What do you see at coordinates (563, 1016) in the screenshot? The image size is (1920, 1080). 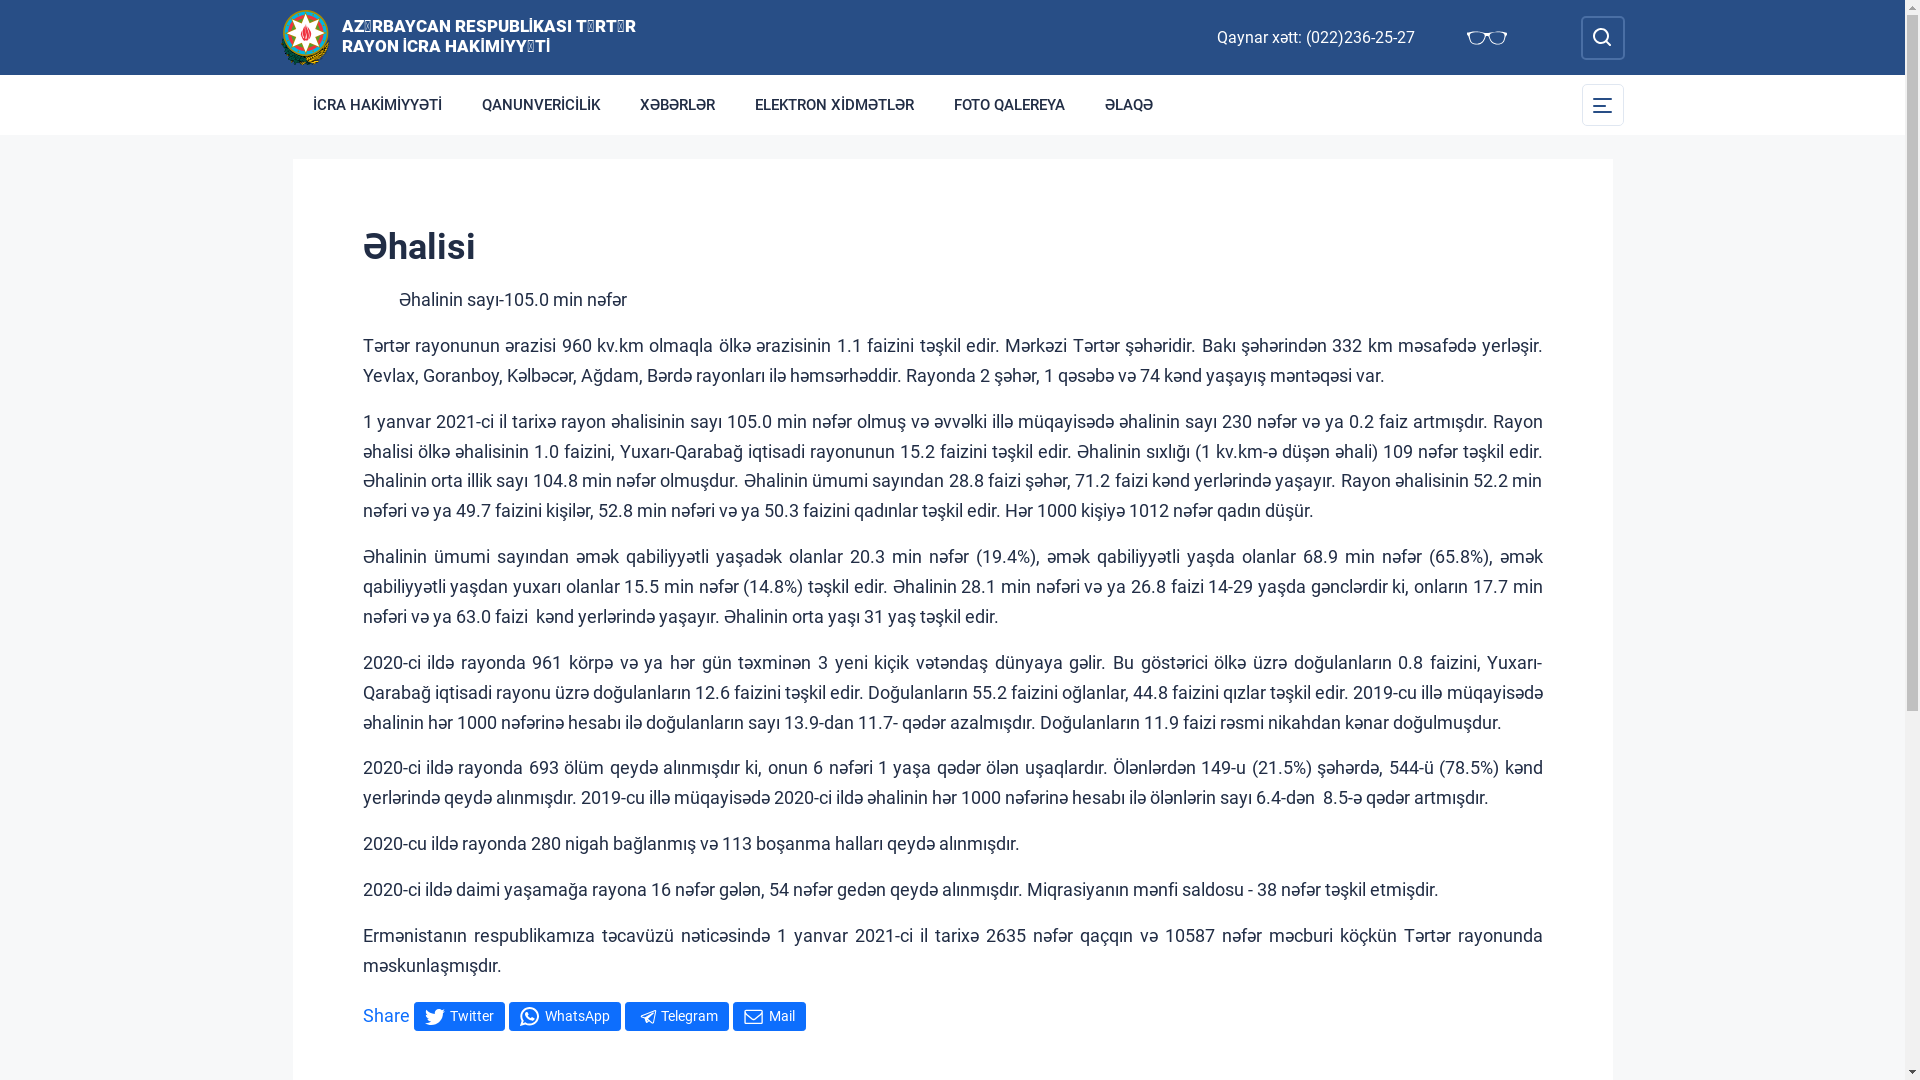 I see `'WhatsApp'` at bounding box center [563, 1016].